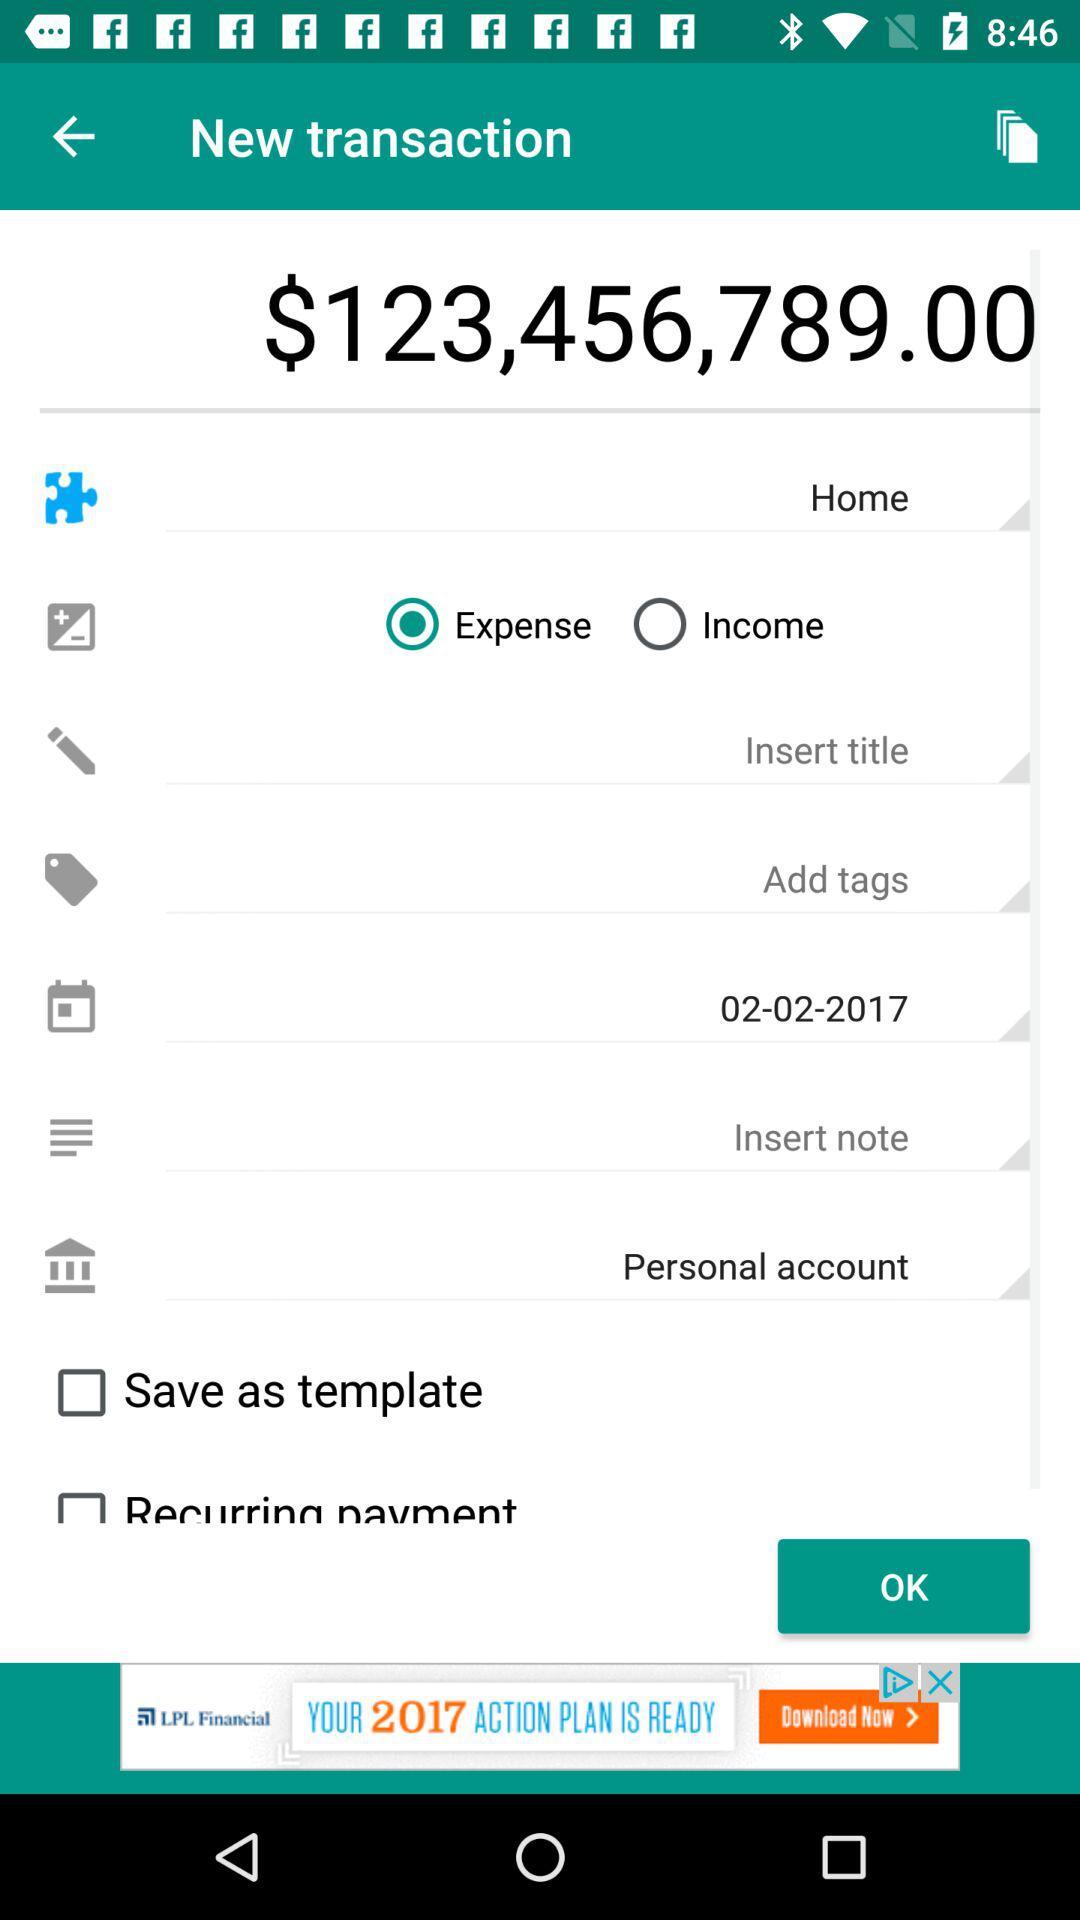 The image size is (1080, 1920). Describe the element at coordinates (80, 1498) in the screenshot. I see `check` at that location.